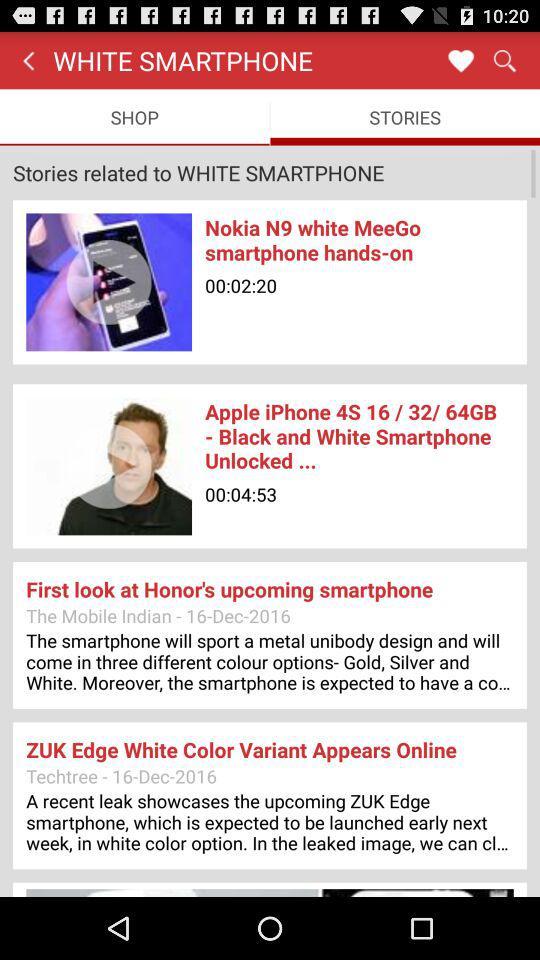 This screenshot has height=960, width=540. What do you see at coordinates (27, 59) in the screenshot?
I see `item above the shop item` at bounding box center [27, 59].